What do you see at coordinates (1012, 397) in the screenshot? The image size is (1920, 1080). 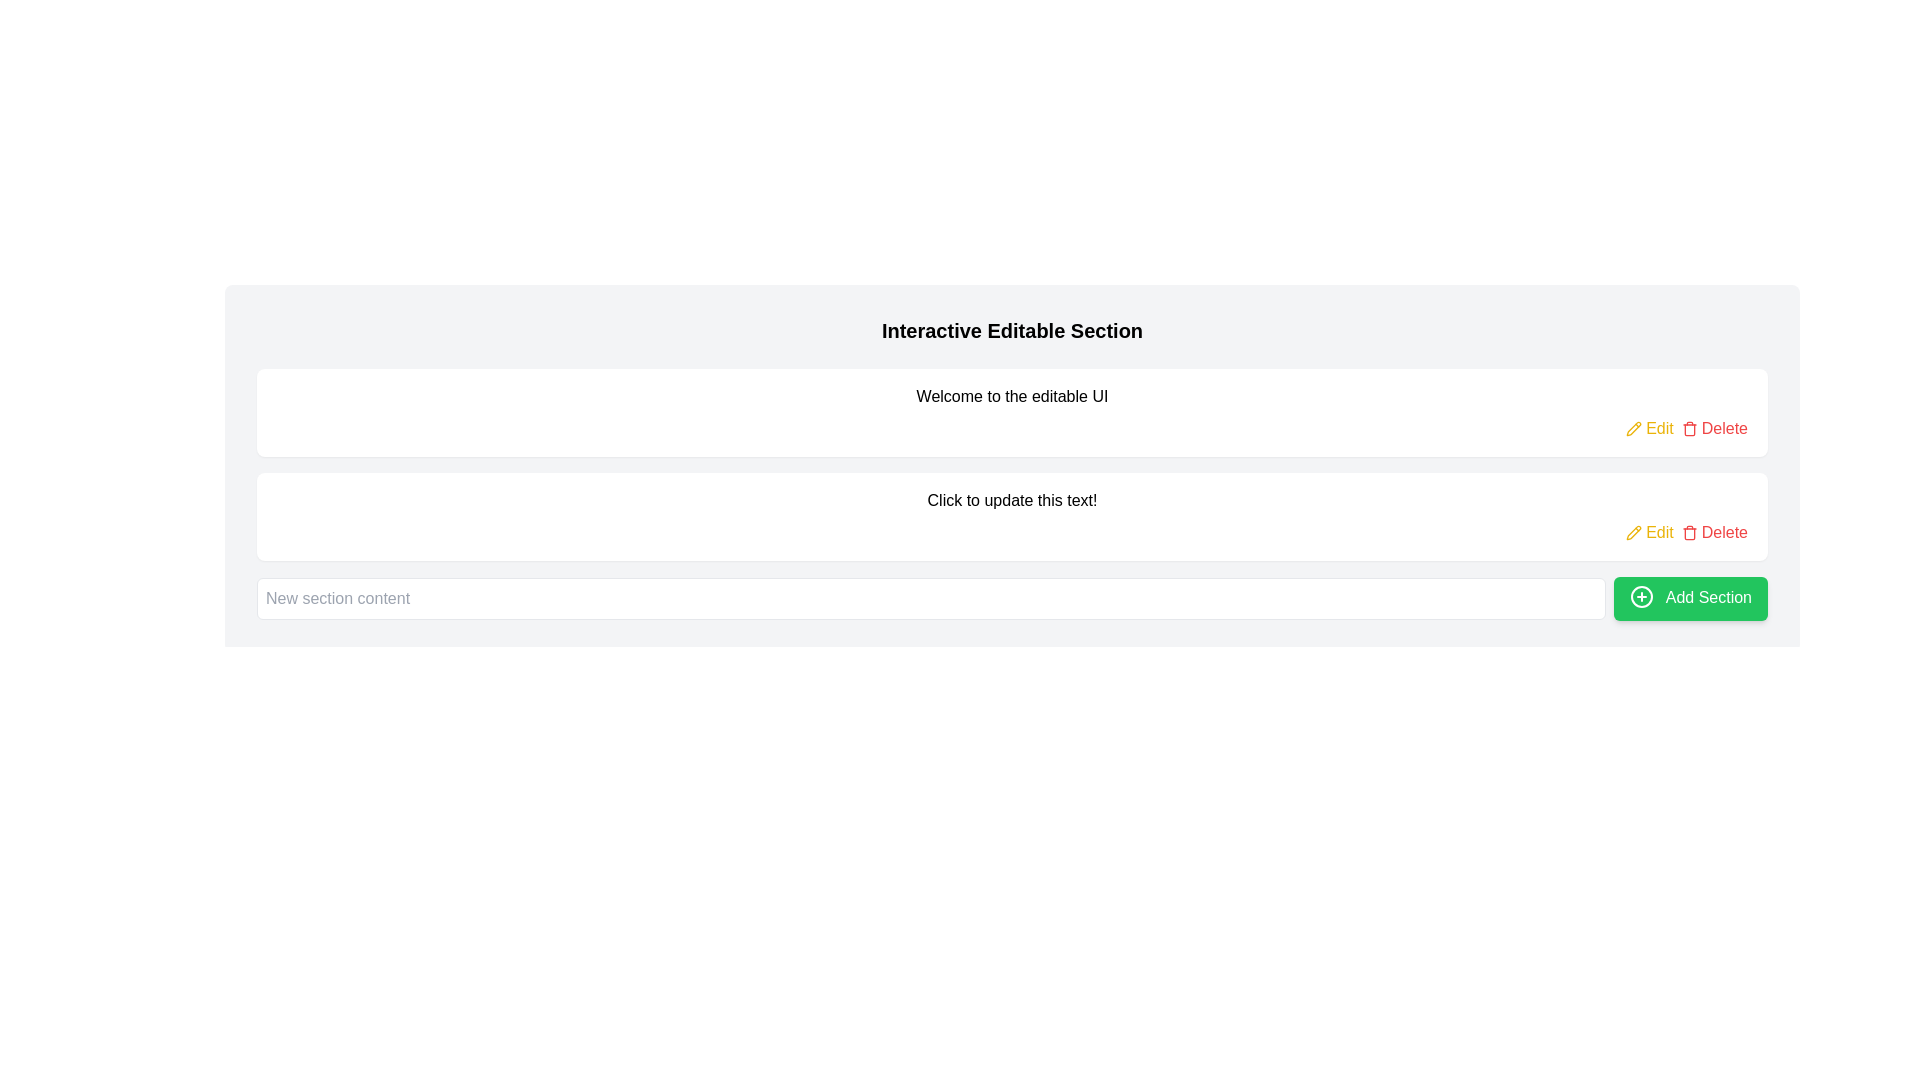 I see `the static text displaying 'Welcome to the editable UI', which is centrally positioned above the 'Edit' and 'Delete' buttons` at bounding box center [1012, 397].